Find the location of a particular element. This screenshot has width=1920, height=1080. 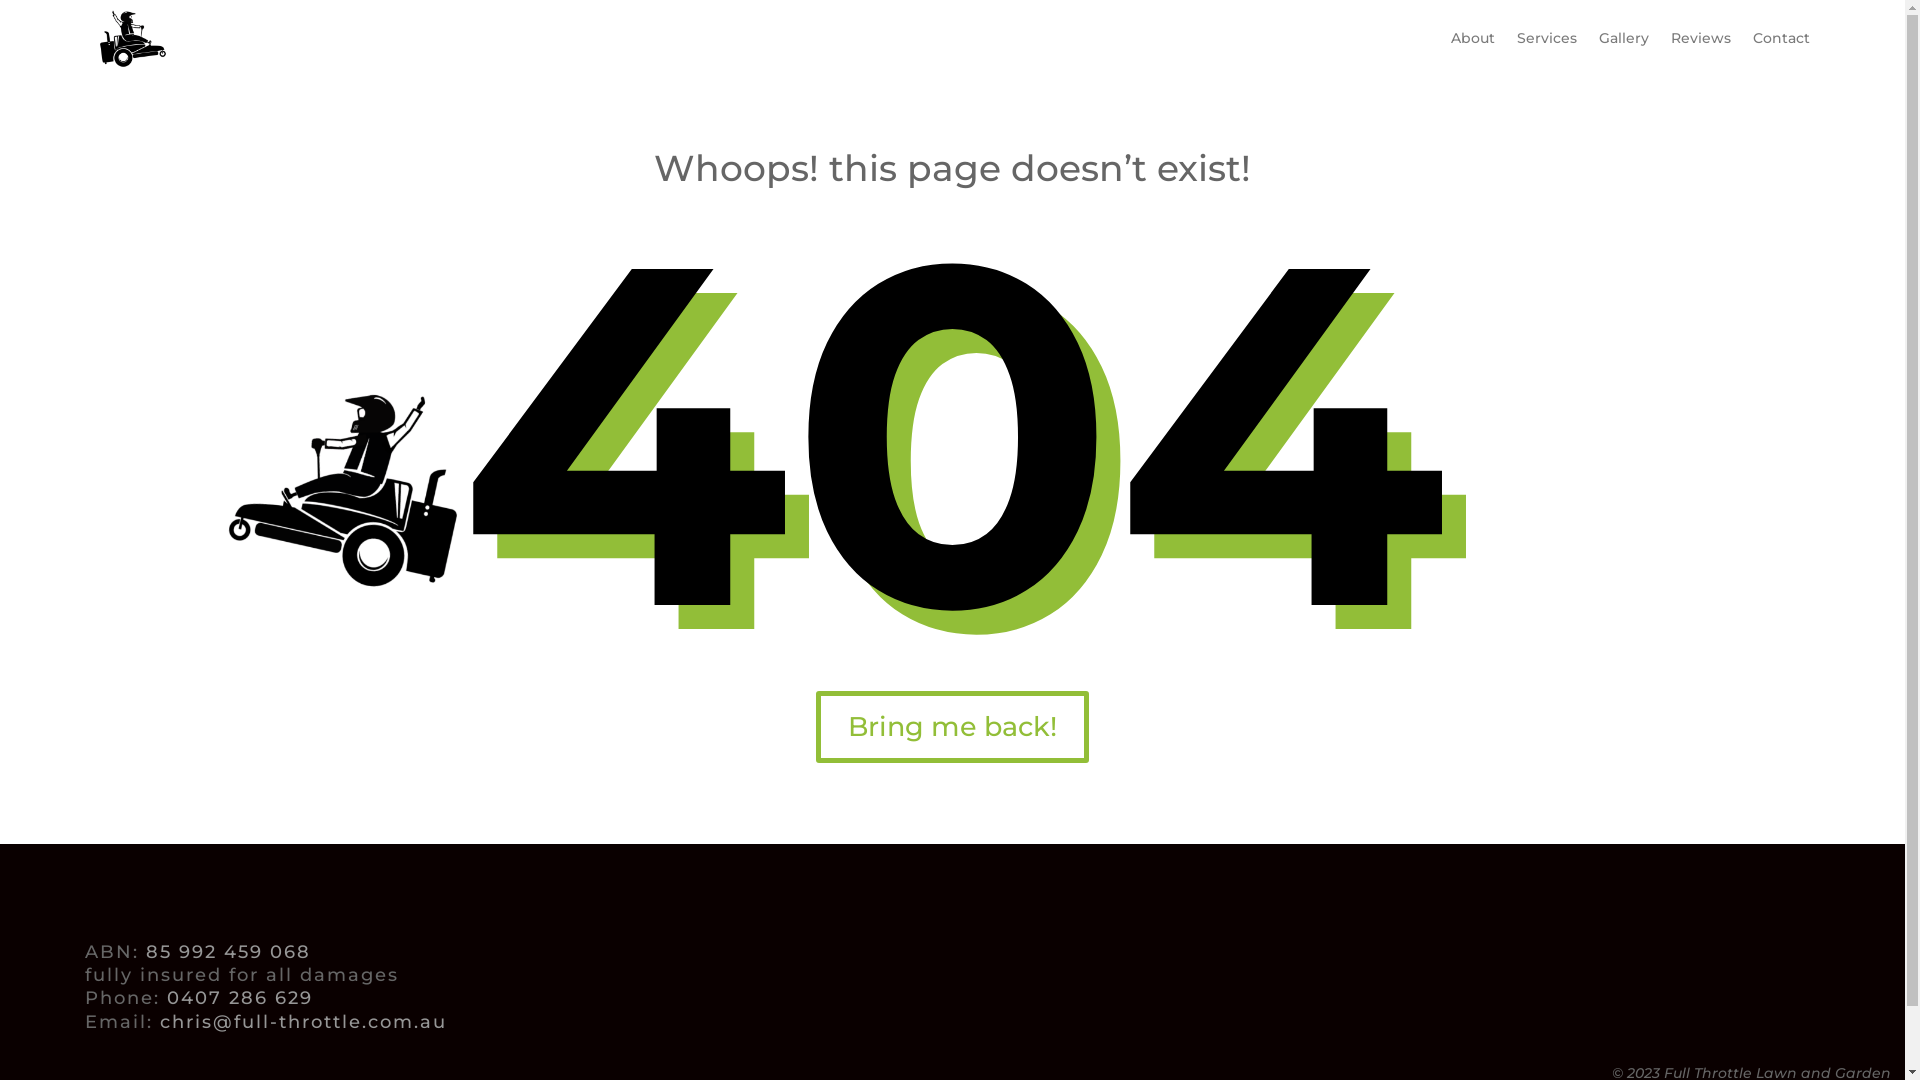

'Services' is located at coordinates (1545, 38).